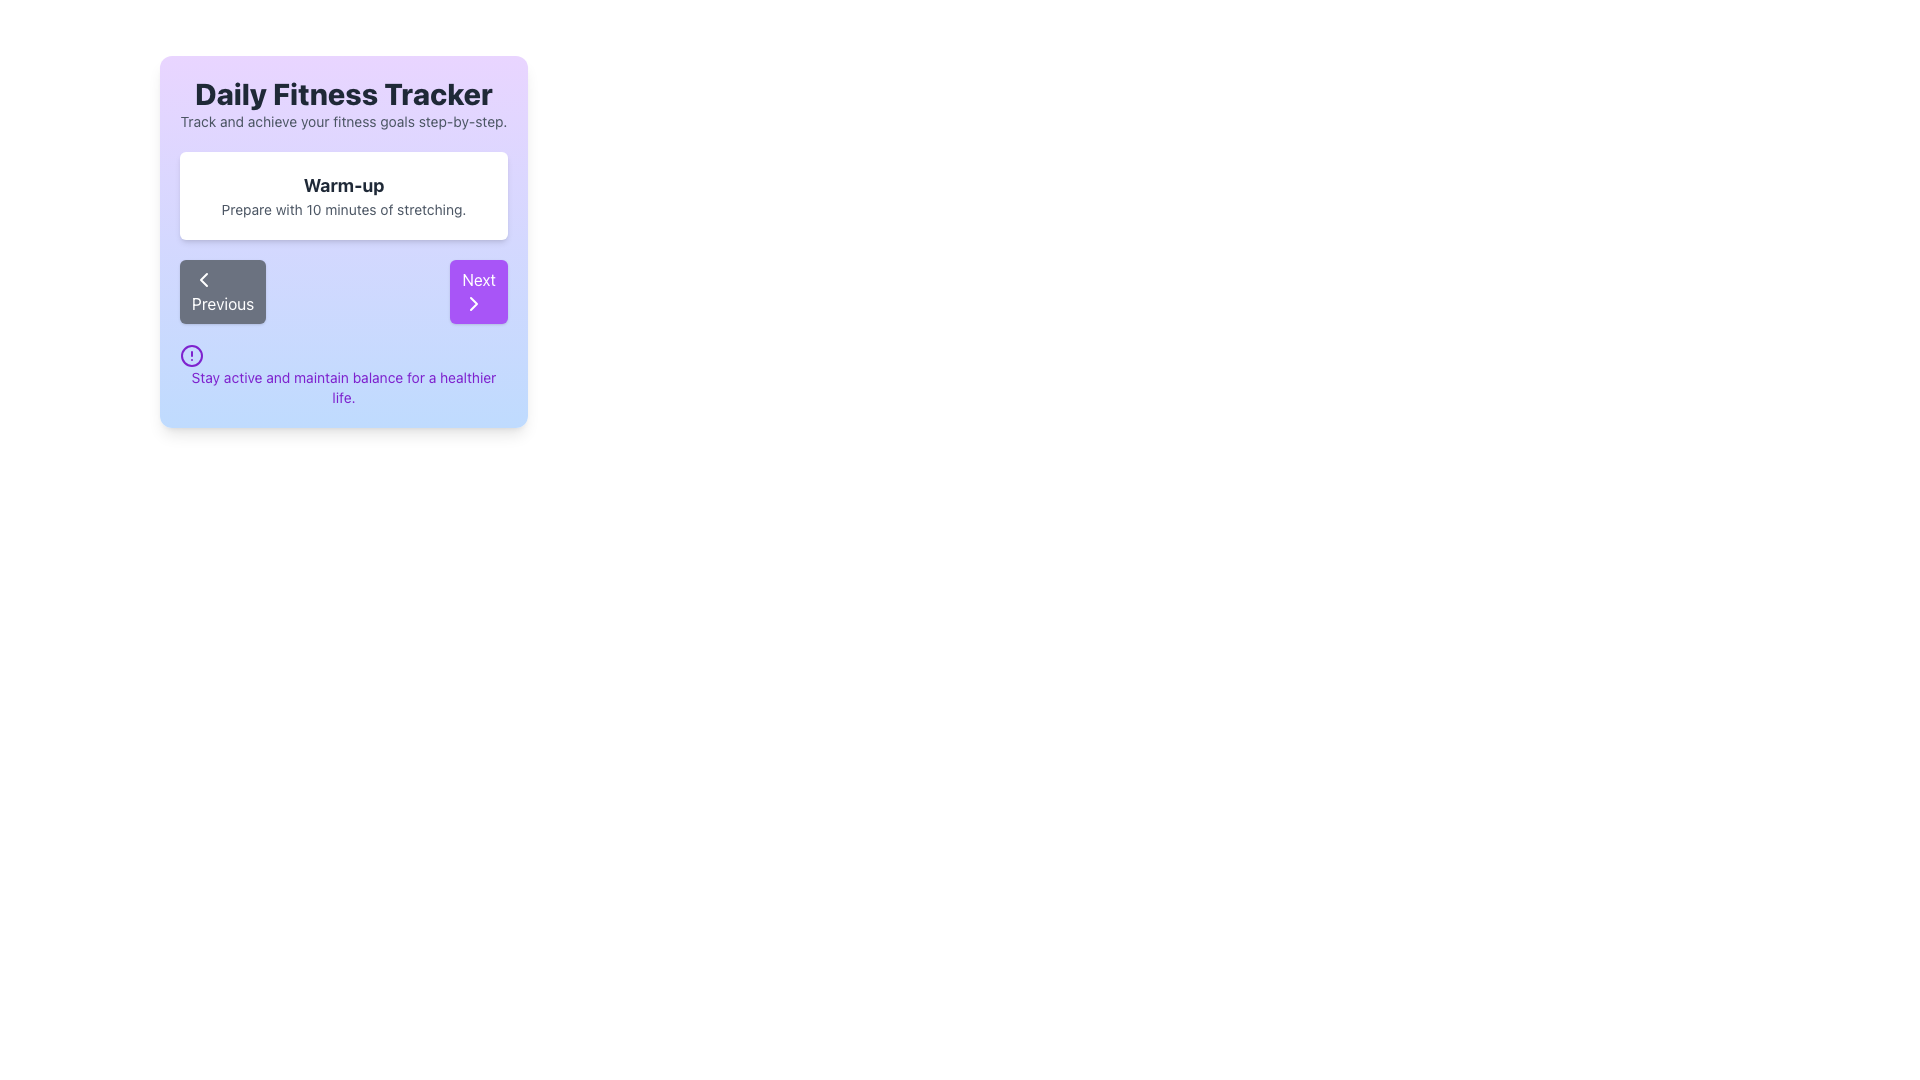 This screenshot has height=1080, width=1920. I want to click on the descriptive tagline element located below the title 'Daily Fitness Tracker', so click(344, 122).